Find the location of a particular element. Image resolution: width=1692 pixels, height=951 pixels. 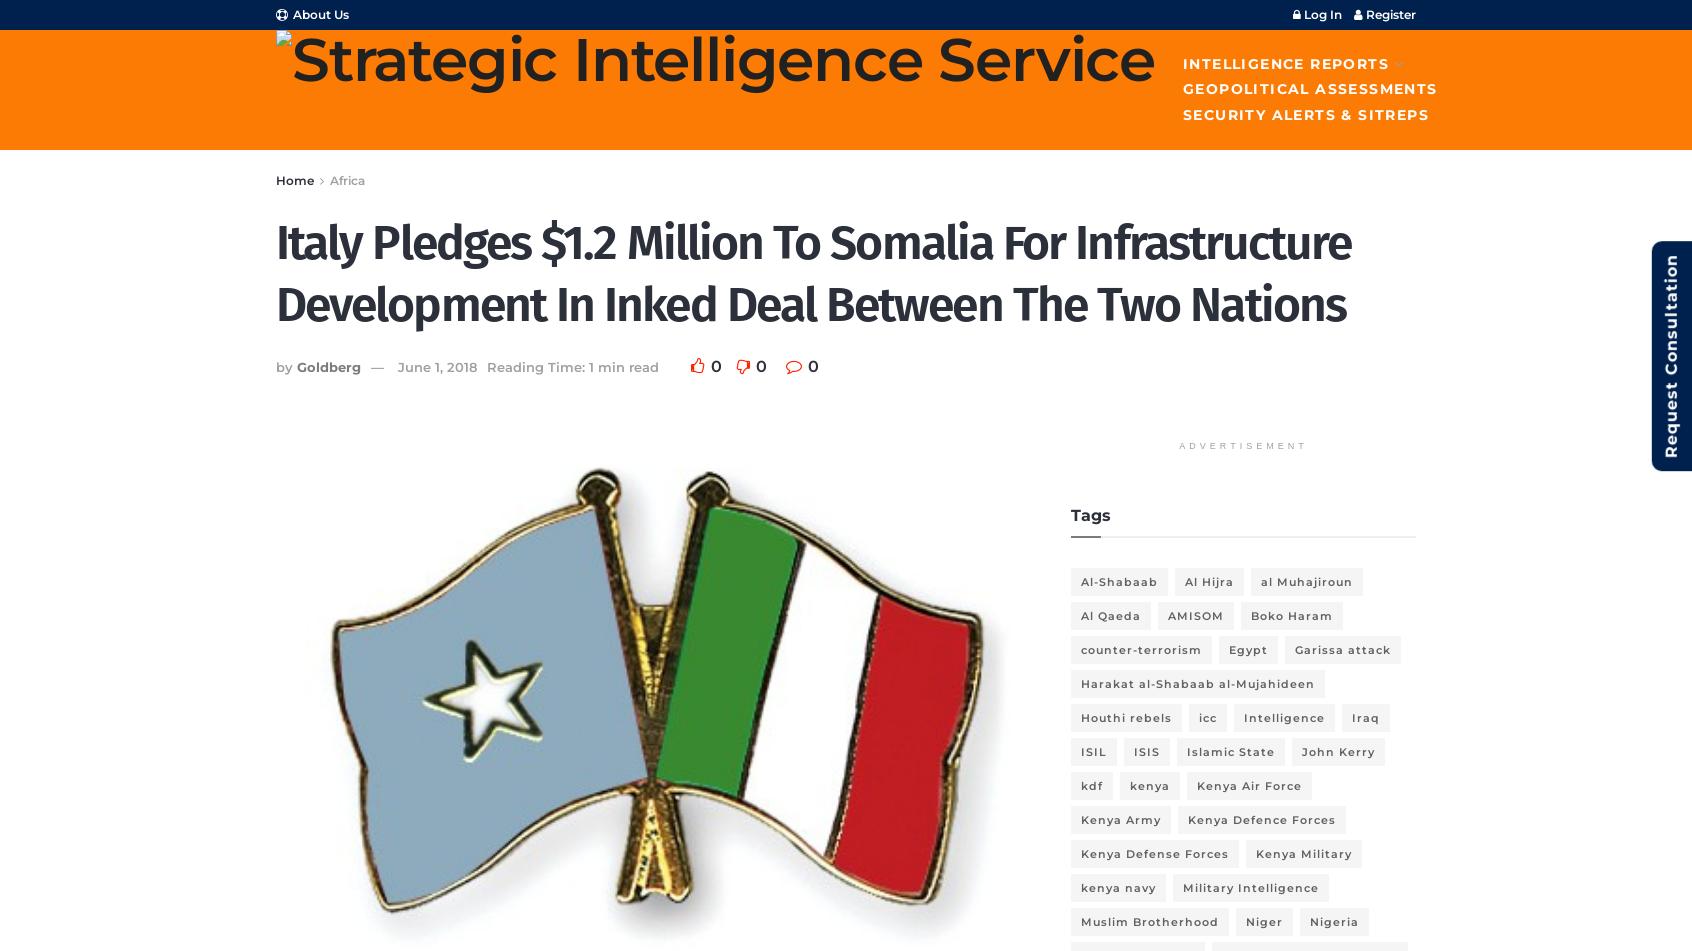

'Harakat al-Shabaab al-Mujahideen' is located at coordinates (1196, 682).